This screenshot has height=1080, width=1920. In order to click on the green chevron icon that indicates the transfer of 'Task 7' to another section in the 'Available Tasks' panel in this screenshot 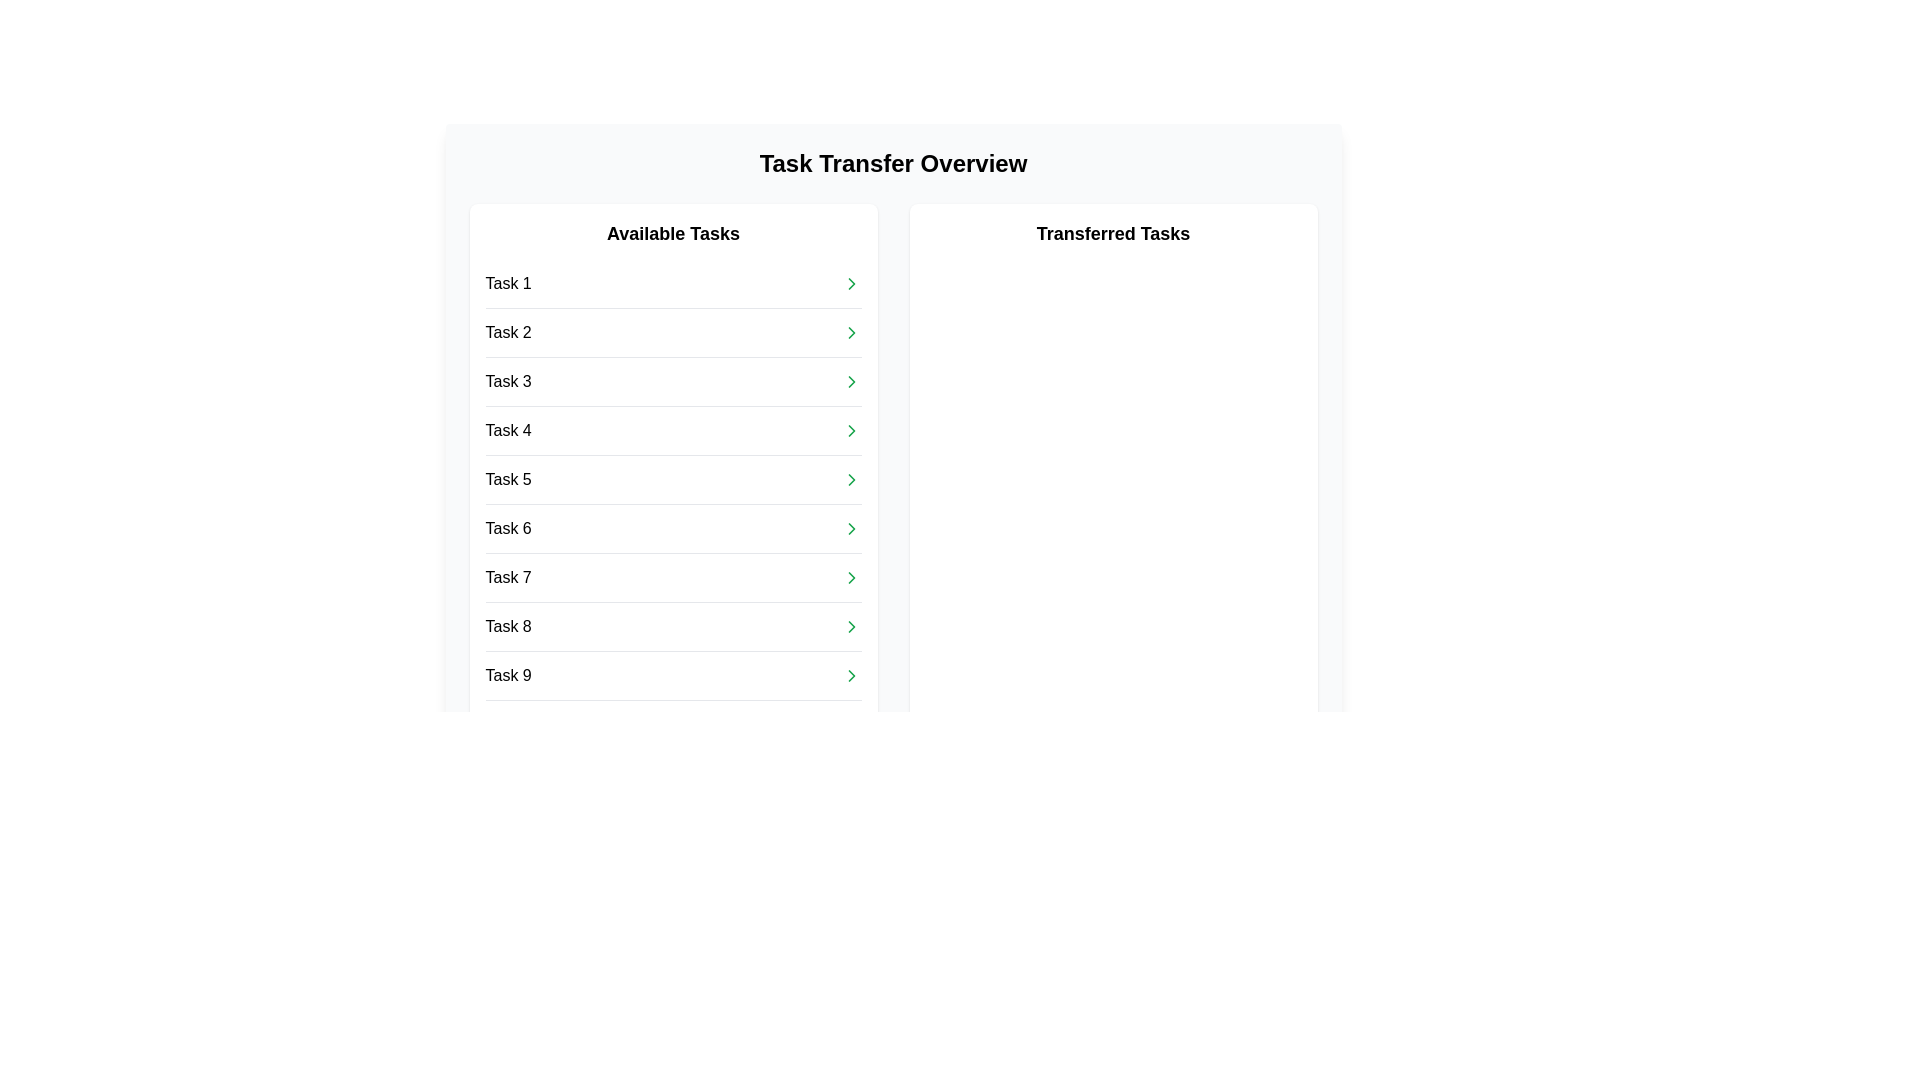, I will do `click(851, 578)`.